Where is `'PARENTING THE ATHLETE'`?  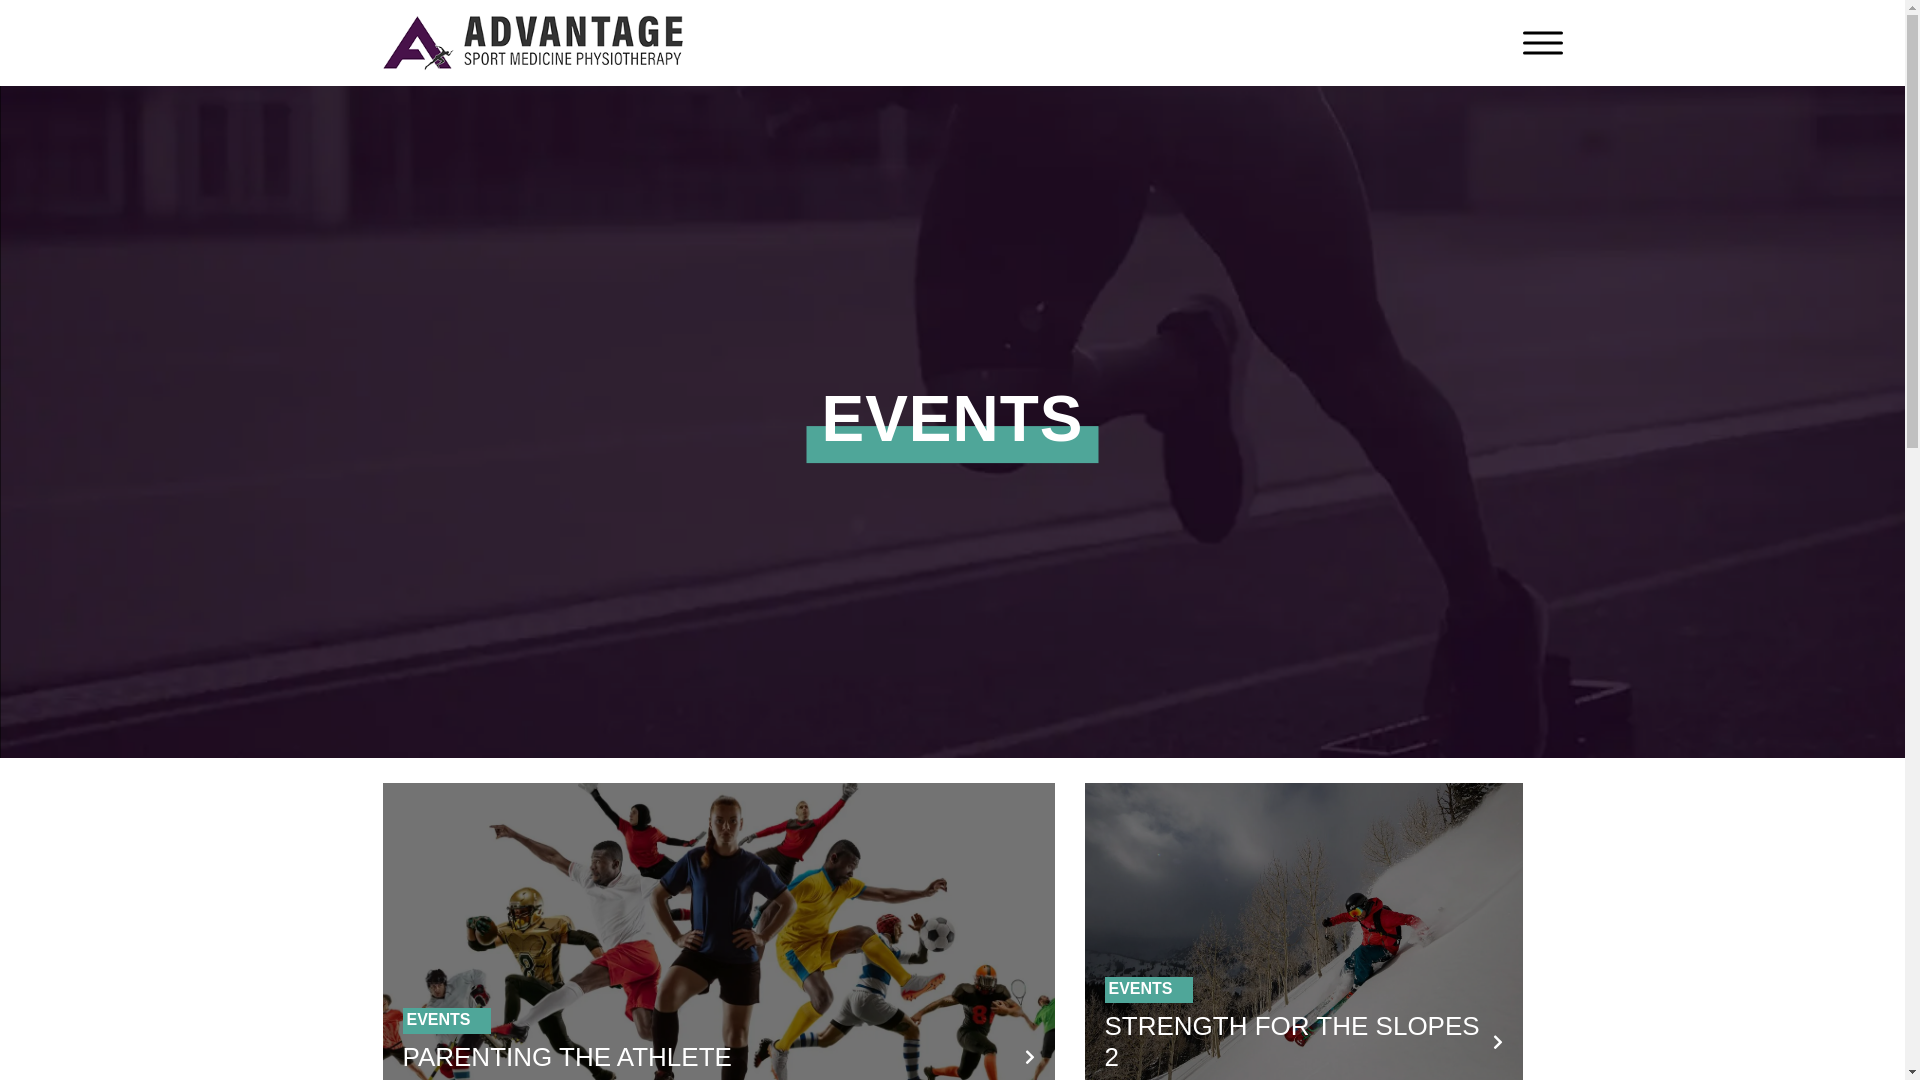 'PARENTING THE ATHLETE' is located at coordinates (401, 1055).